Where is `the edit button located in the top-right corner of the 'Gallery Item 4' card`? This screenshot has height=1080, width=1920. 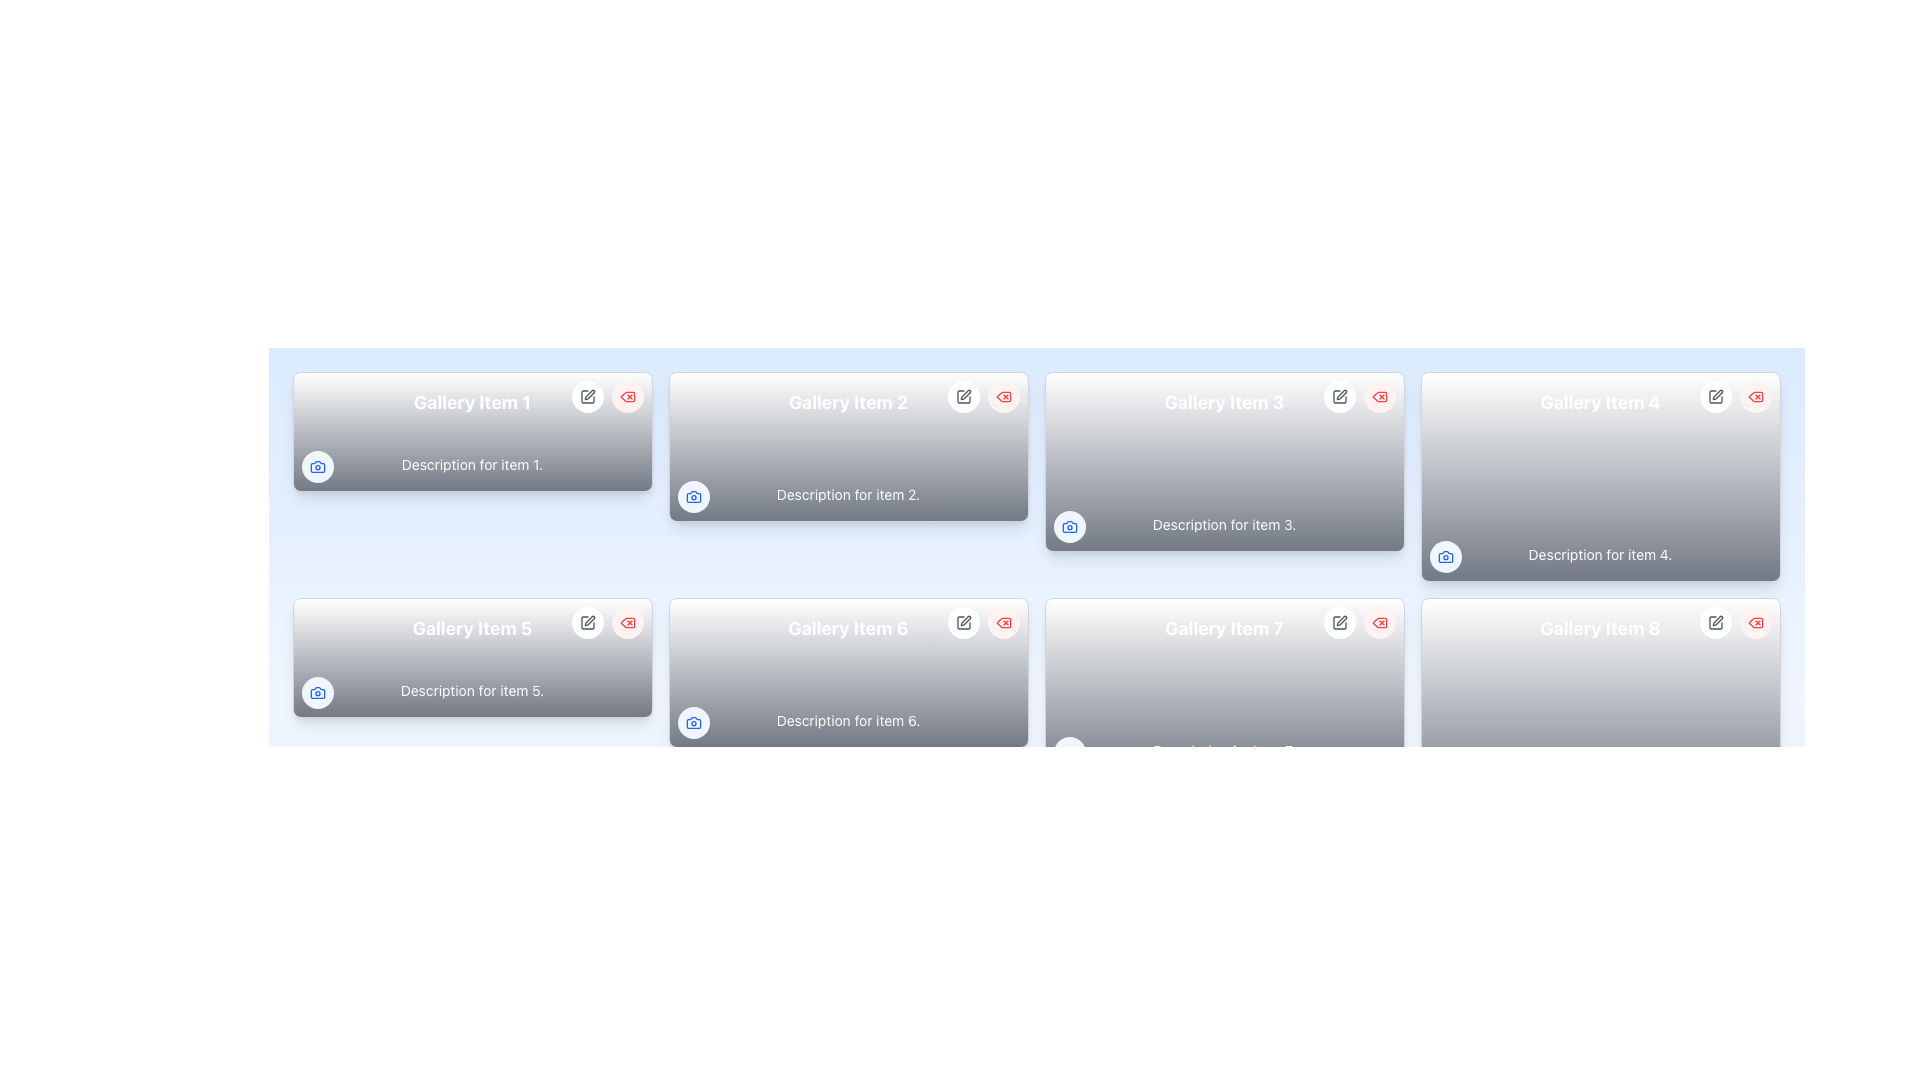
the edit button located in the top-right corner of the 'Gallery Item 4' card is located at coordinates (1714, 397).